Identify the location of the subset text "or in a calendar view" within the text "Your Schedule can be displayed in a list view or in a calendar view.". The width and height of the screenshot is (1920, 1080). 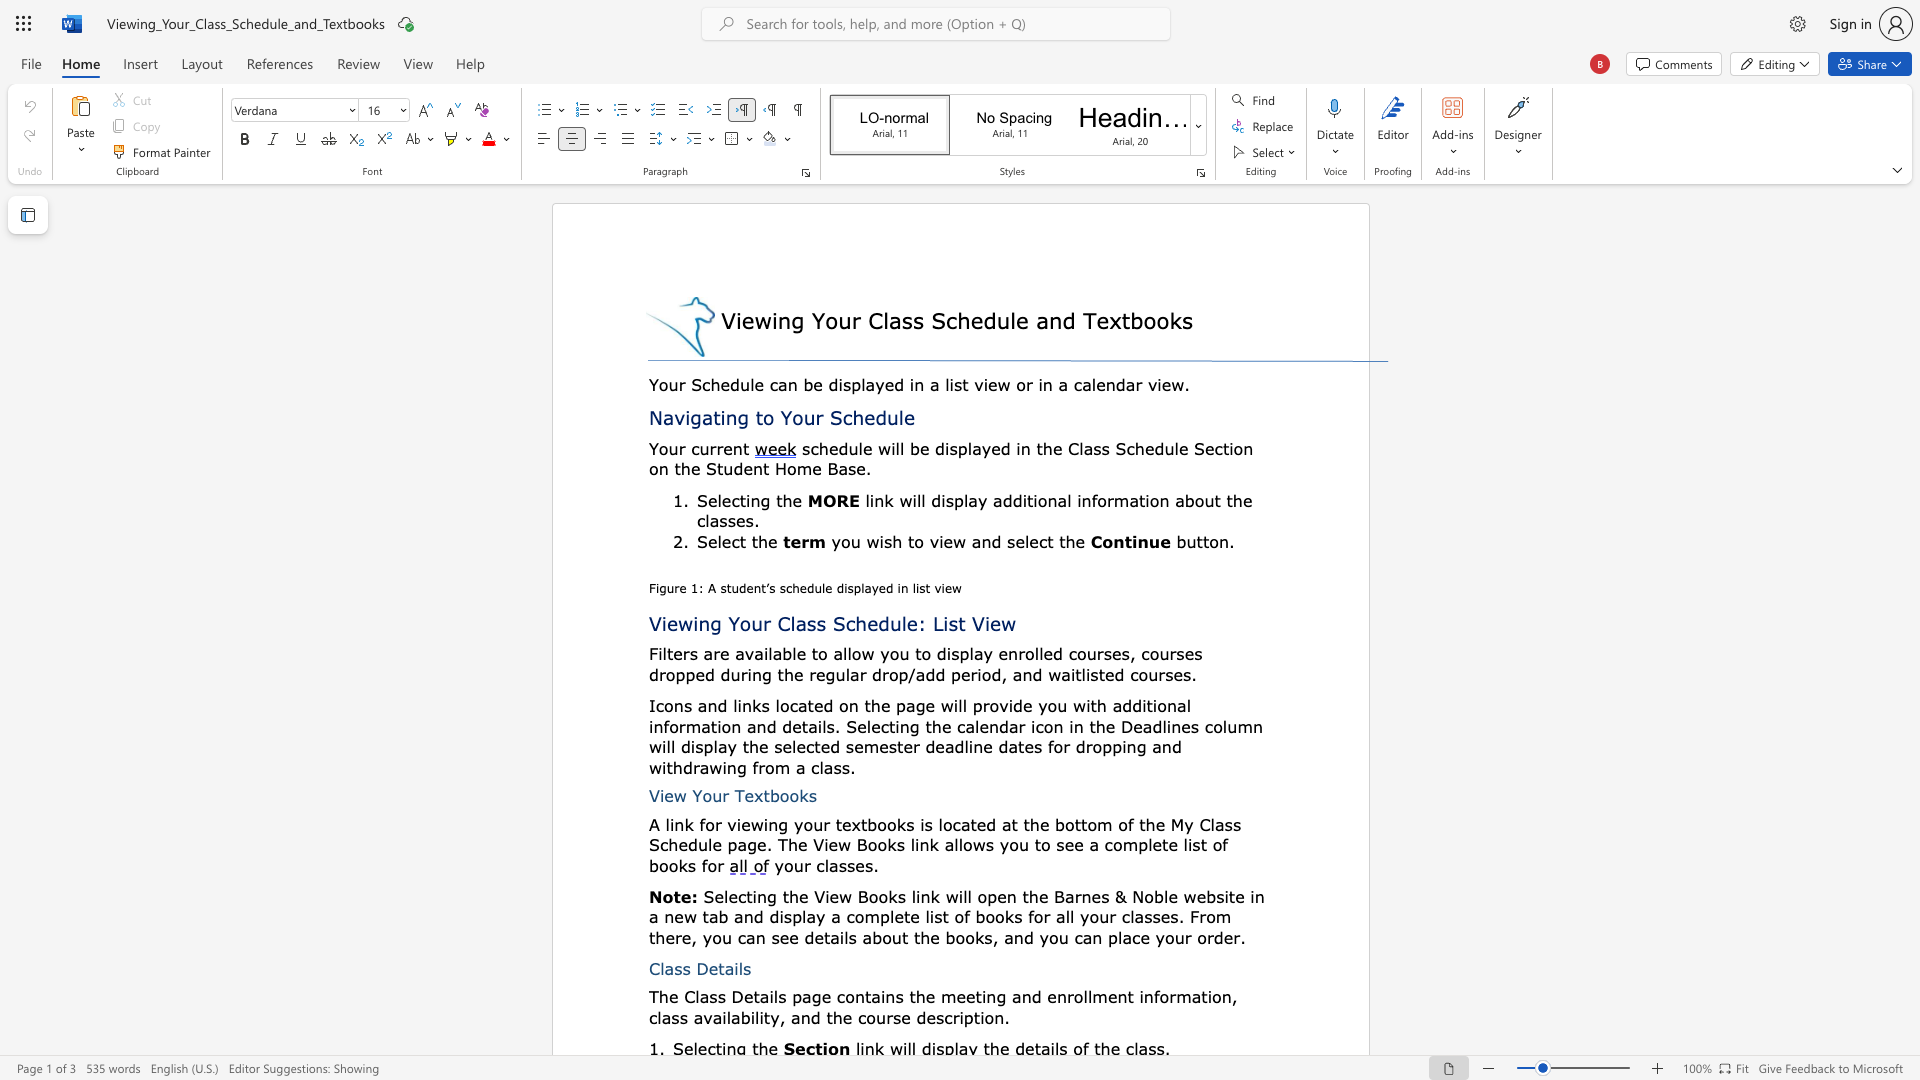
(1016, 384).